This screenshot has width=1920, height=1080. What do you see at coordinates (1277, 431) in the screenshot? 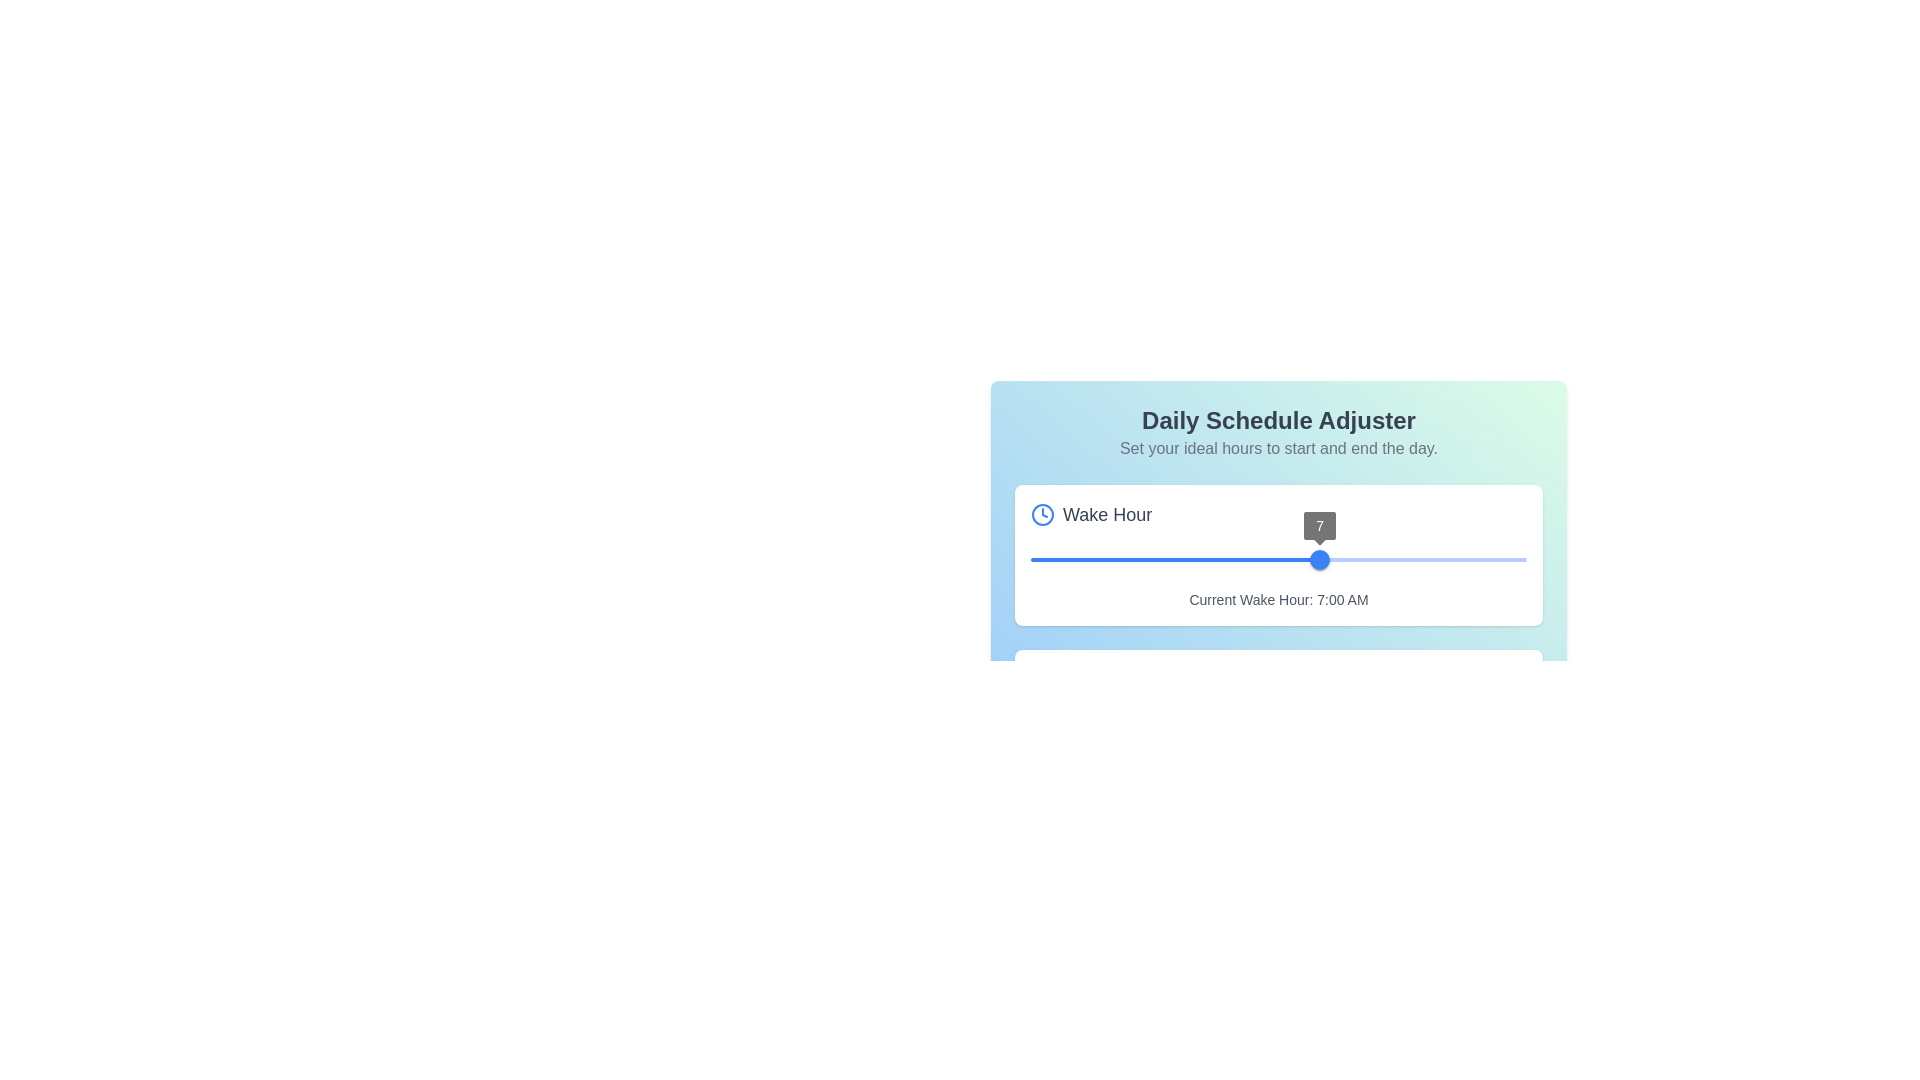
I see `the 'Daily Schedule Adjuster' text block, which includes the header and subtext, located at the center of the panel` at bounding box center [1277, 431].